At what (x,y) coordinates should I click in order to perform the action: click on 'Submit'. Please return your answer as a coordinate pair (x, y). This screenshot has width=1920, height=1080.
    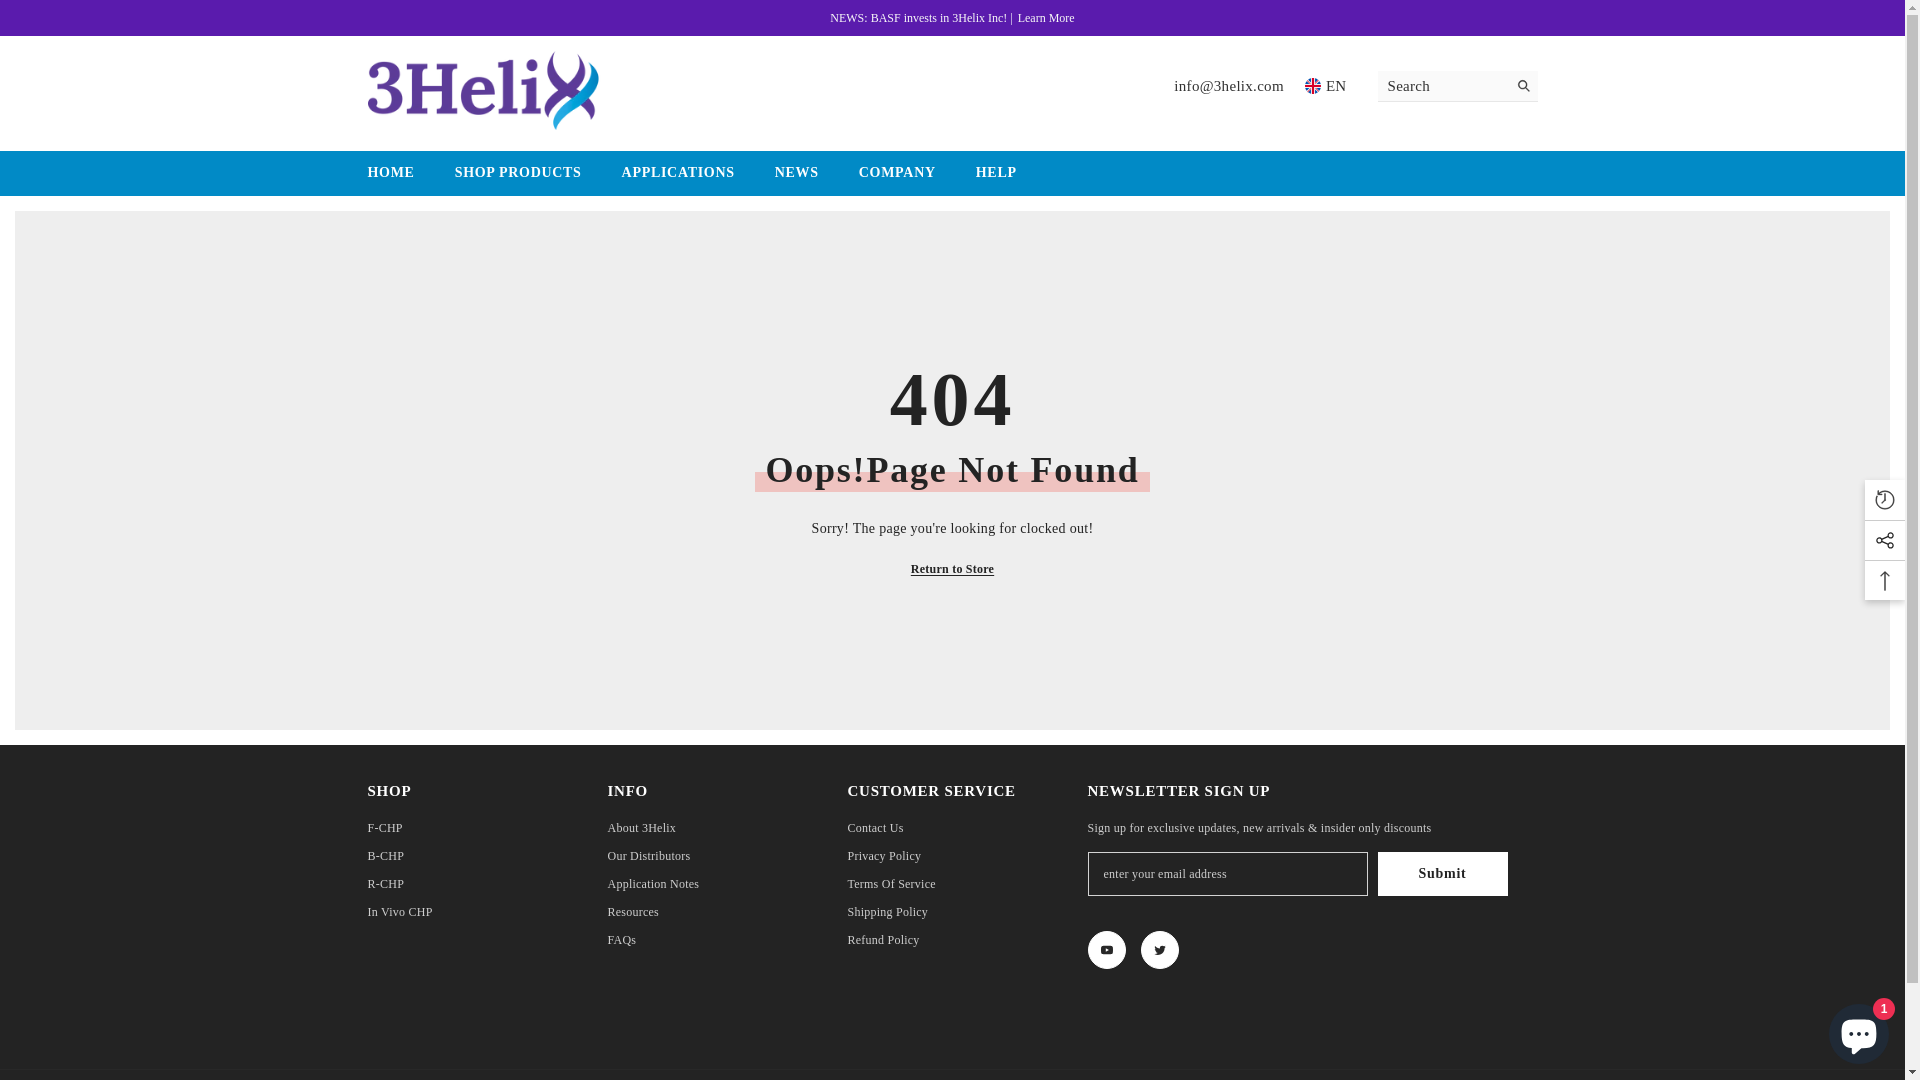
    Looking at the image, I should click on (1443, 873).